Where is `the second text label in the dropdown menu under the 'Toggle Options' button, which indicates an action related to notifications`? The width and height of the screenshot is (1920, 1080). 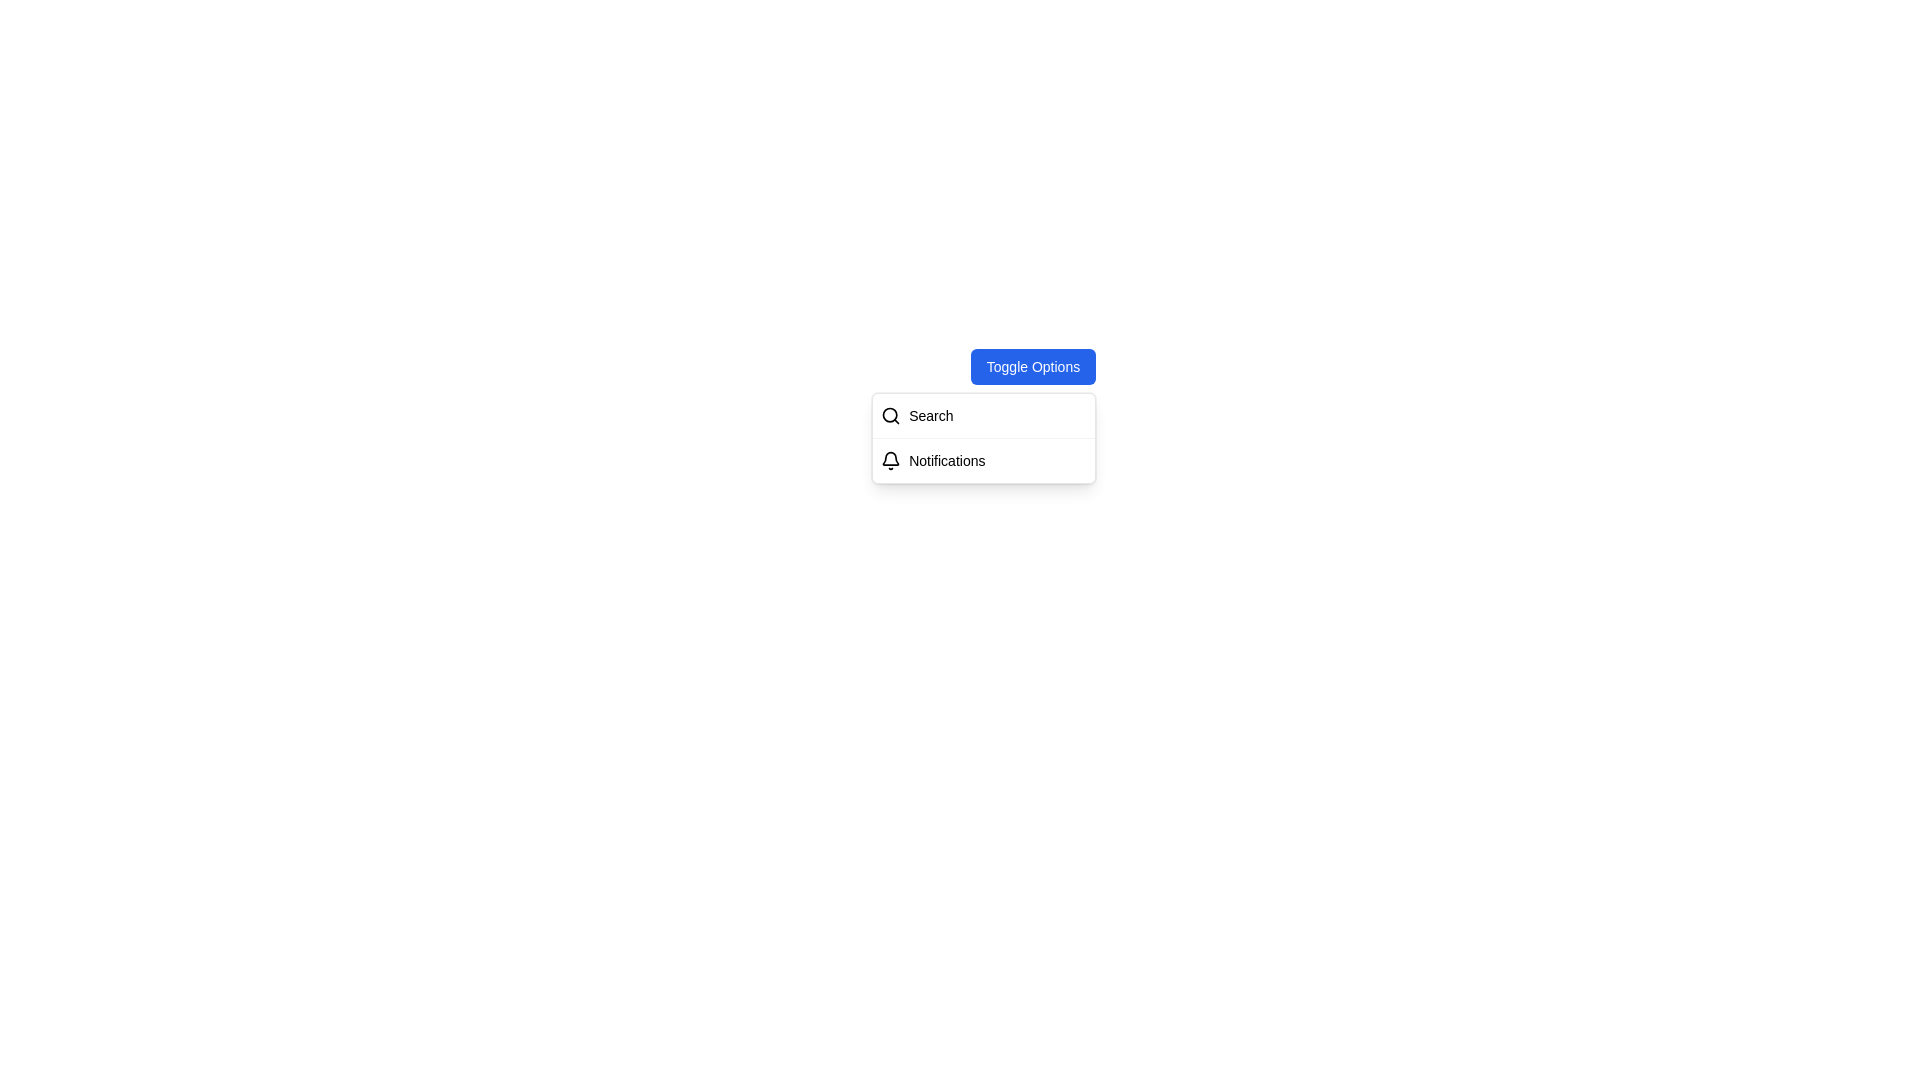
the second text label in the dropdown menu under the 'Toggle Options' button, which indicates an action related to notifications is located at coordinates (946, 461).